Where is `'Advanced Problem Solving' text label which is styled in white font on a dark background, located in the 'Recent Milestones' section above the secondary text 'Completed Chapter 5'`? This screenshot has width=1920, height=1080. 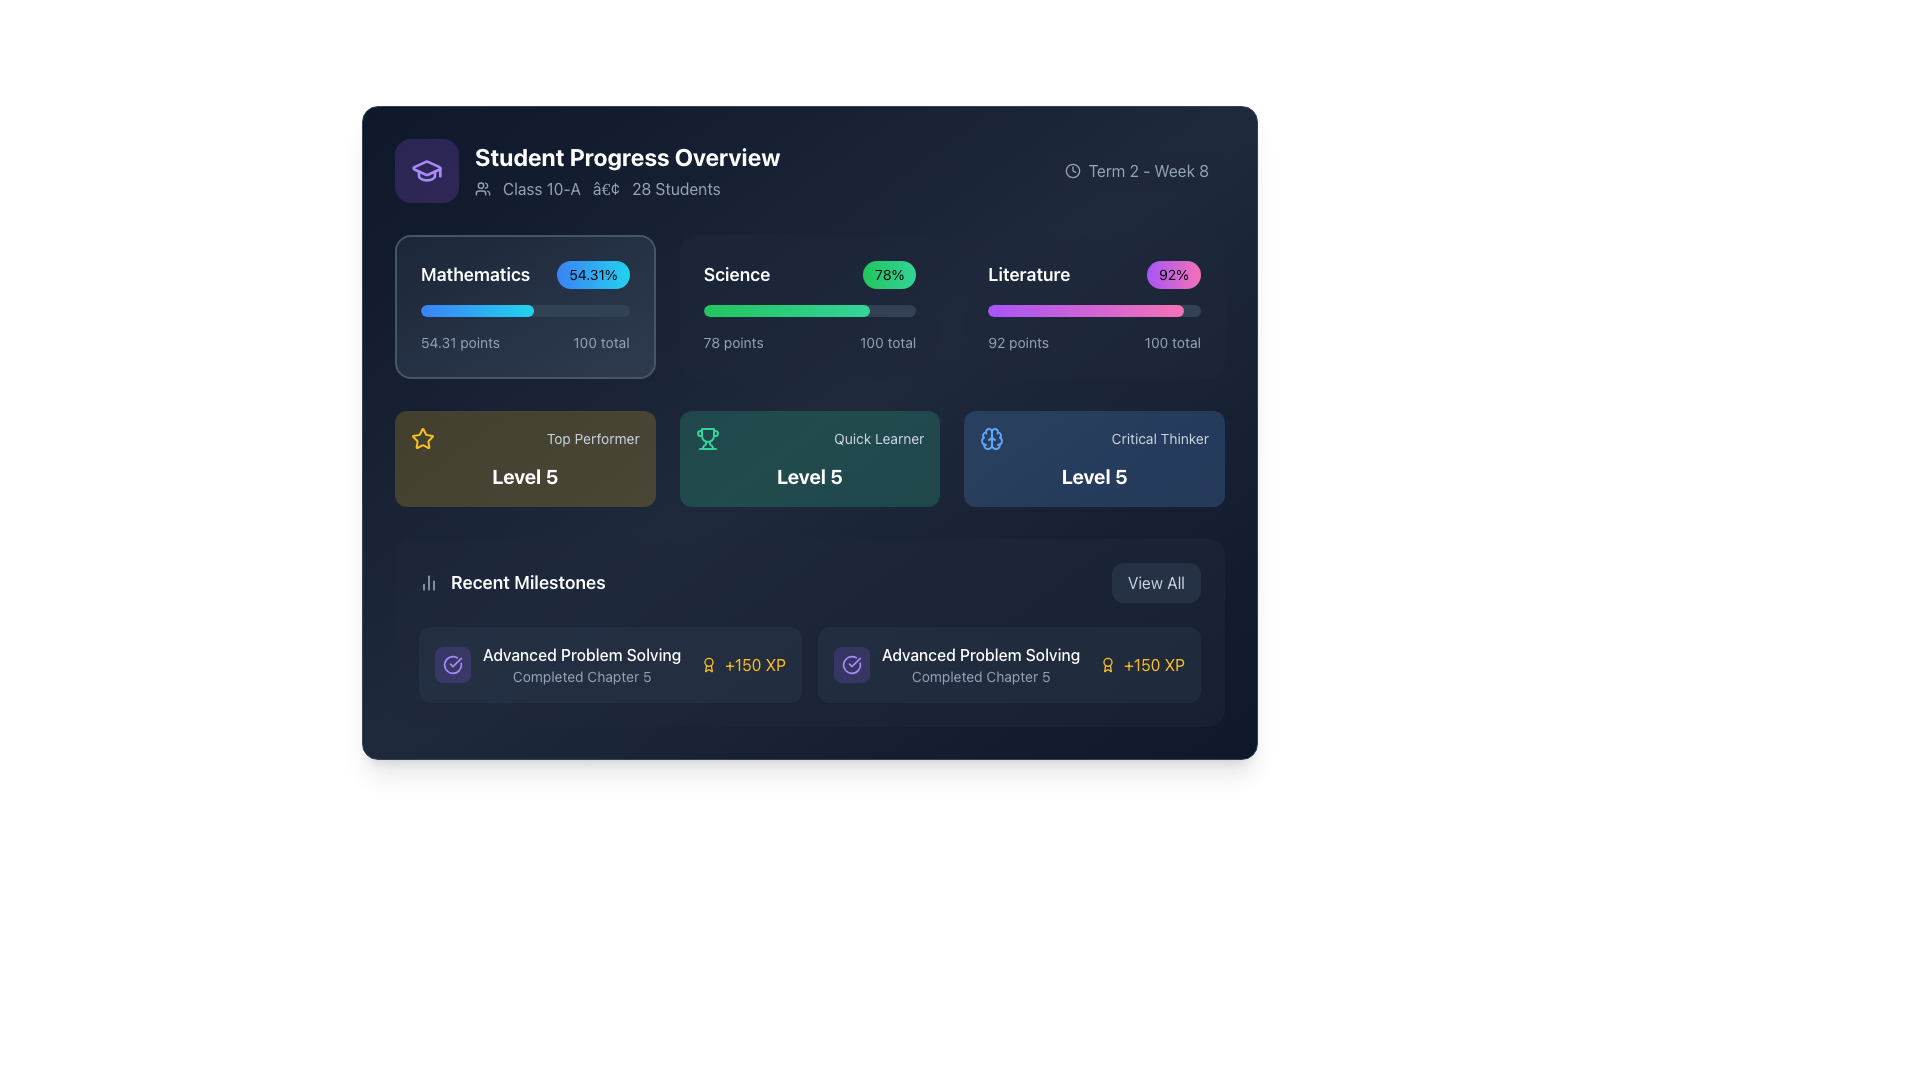
'Advanced Problem Solving' text label which is styled in white font on a dark background, located in the 'Recent Milestones' section above the secondary text 'Completed Chapter 5' is located at coordinates (581, 655).